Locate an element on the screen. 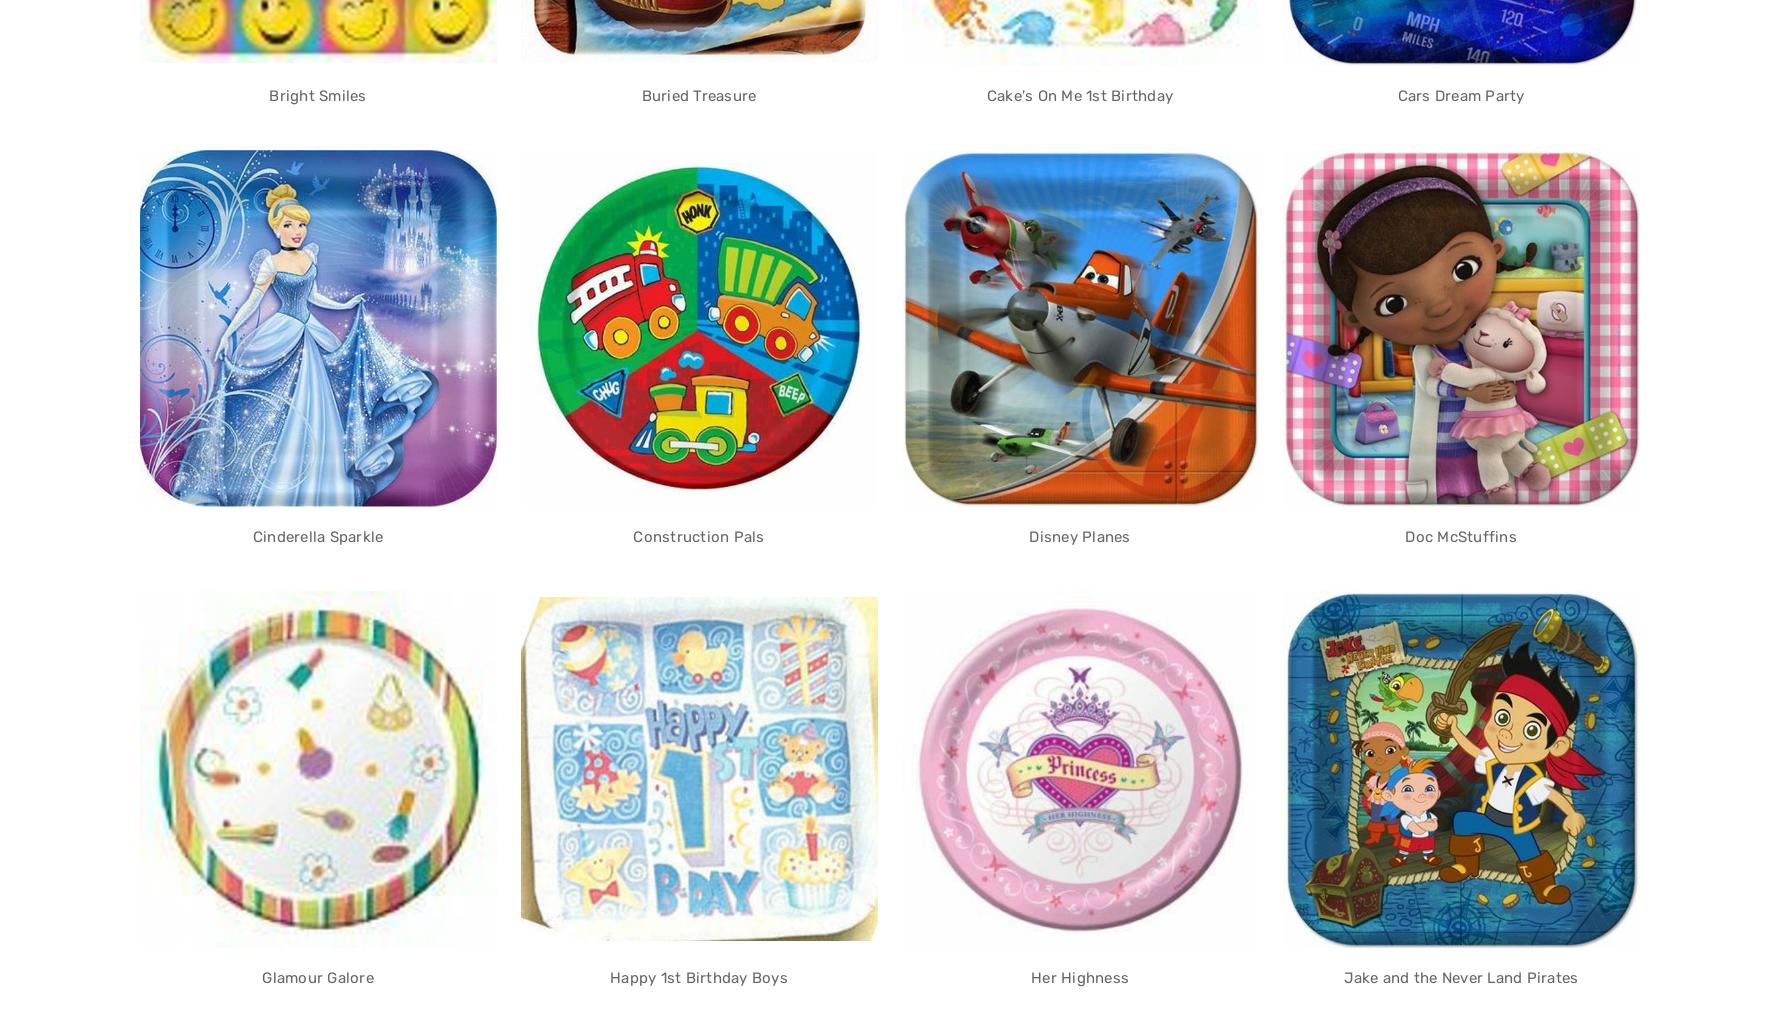 The image size is (1779, 1024). 'Doc McStuffins' is located at coordinates (1459, 535).